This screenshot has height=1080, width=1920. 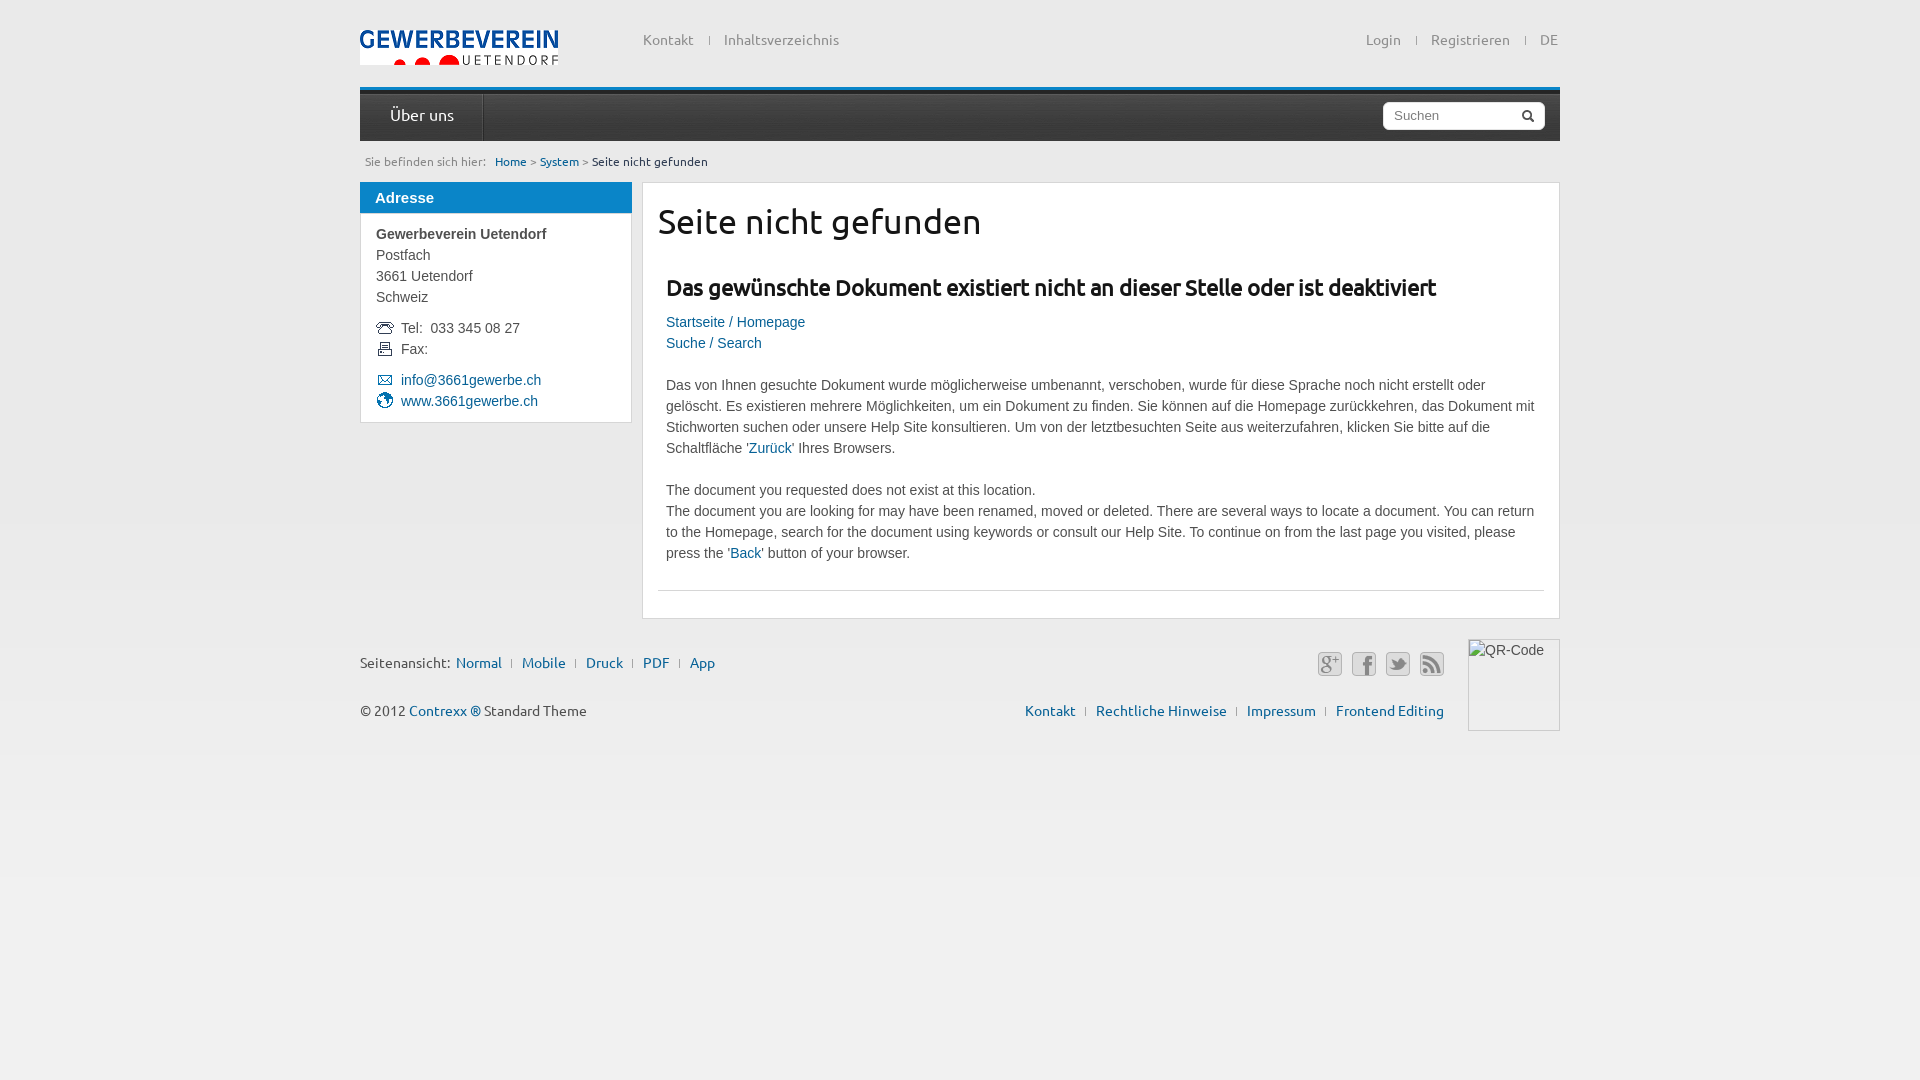 What do you see at coordinates (400, 401) in the screenshot?
I see `'www.3661gewerbe.ch'` at bounding box center [400, 401].